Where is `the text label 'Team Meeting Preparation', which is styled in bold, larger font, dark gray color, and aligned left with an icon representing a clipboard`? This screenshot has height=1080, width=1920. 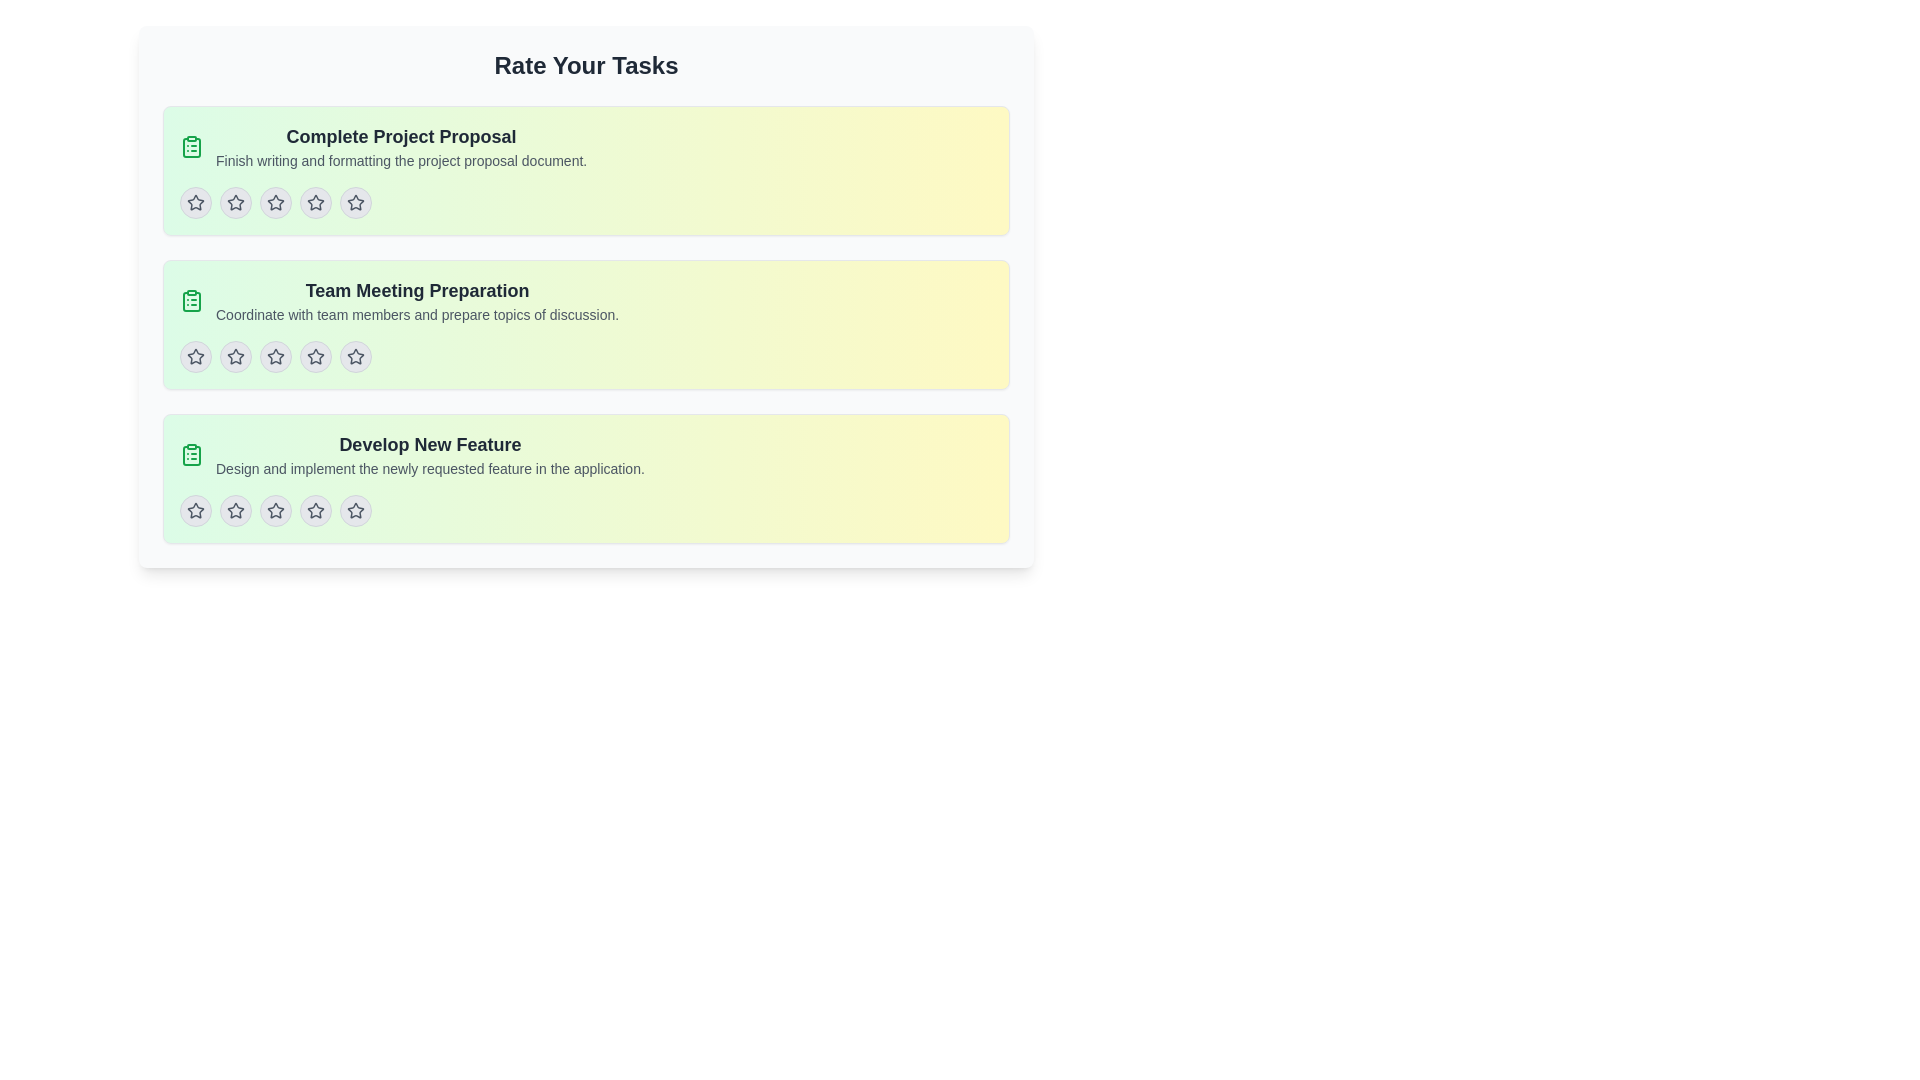 the text label 'Team Meeting Preparation', which is styled in bold, larger font, dark gray color, and aligned left with an icon representing a clipboard is located at coordinates (416, 290).